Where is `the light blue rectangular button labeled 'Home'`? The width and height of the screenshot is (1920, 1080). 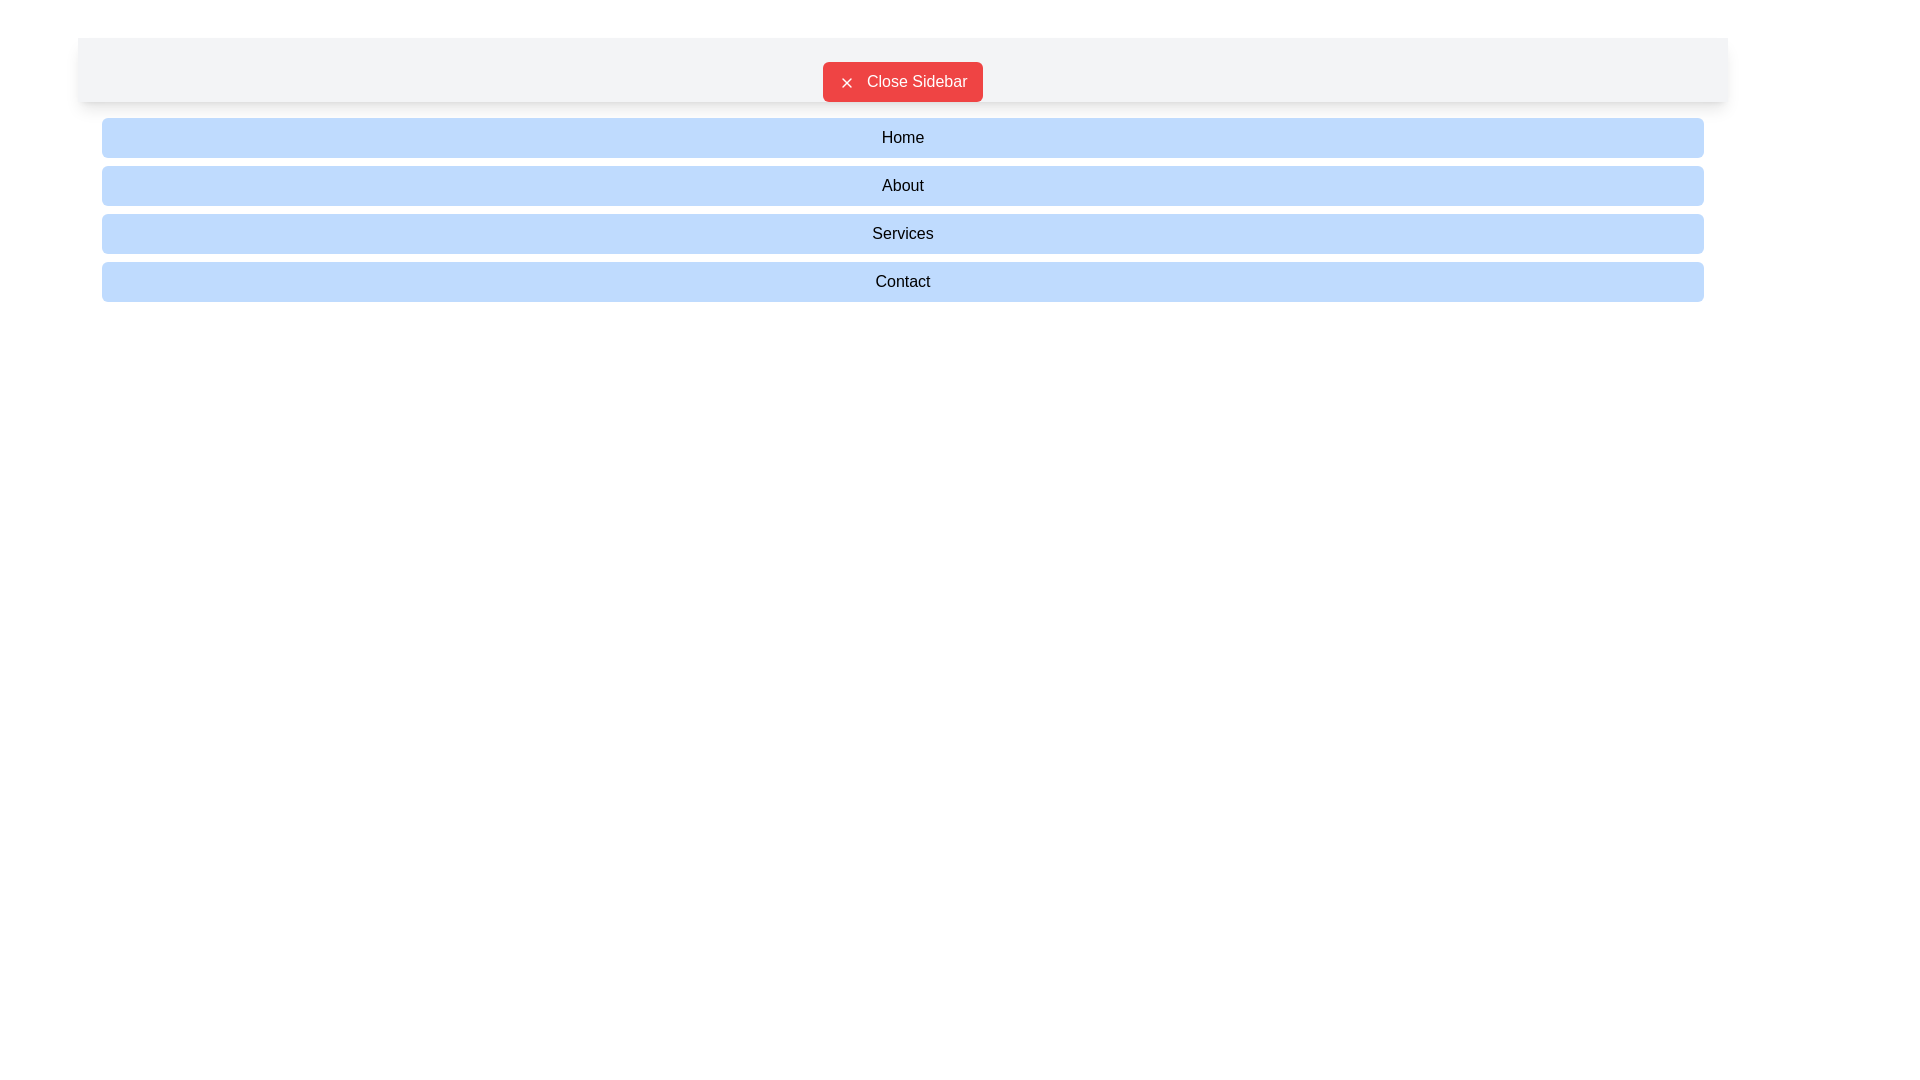
the light blue rectangular button labeled 'Home' is located at coordinates (901, 137).